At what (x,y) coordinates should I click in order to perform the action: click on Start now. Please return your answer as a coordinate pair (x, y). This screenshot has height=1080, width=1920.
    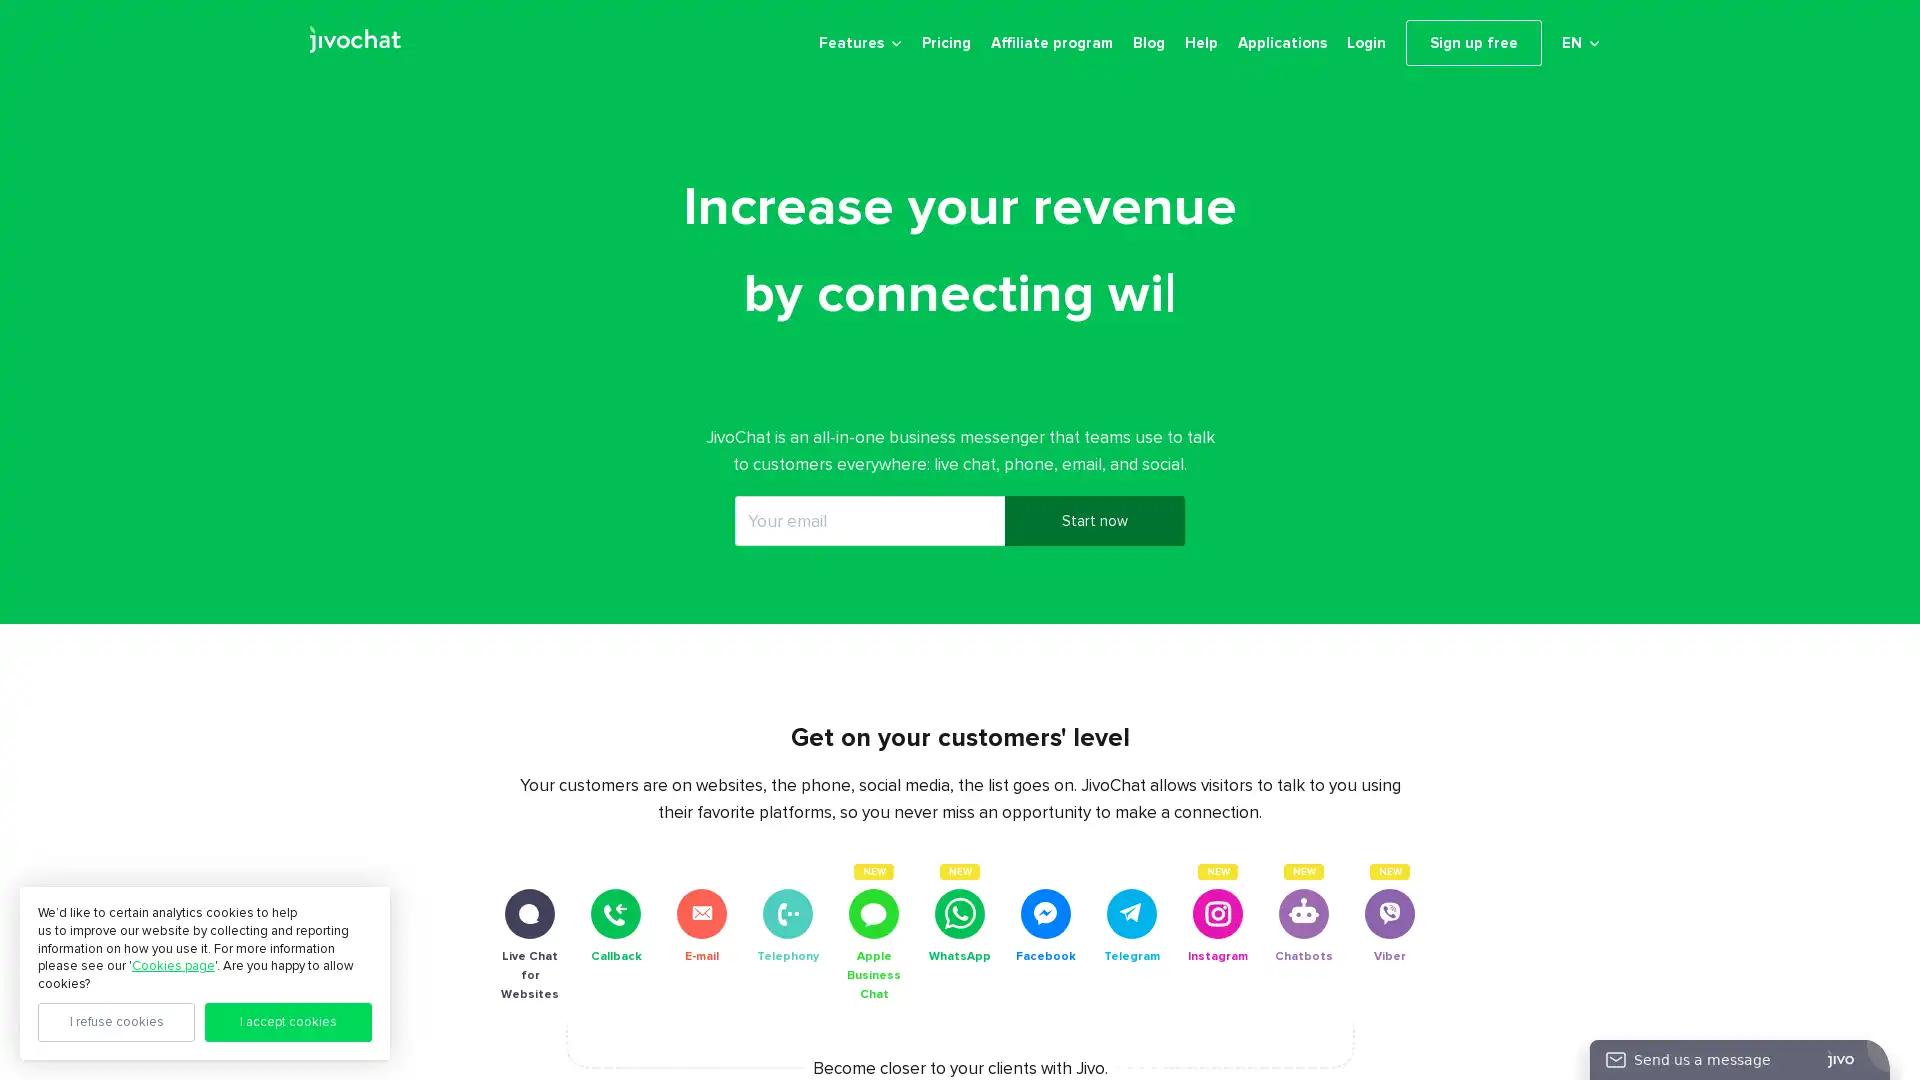
    Looking at the image, I should click on (1093, 536).